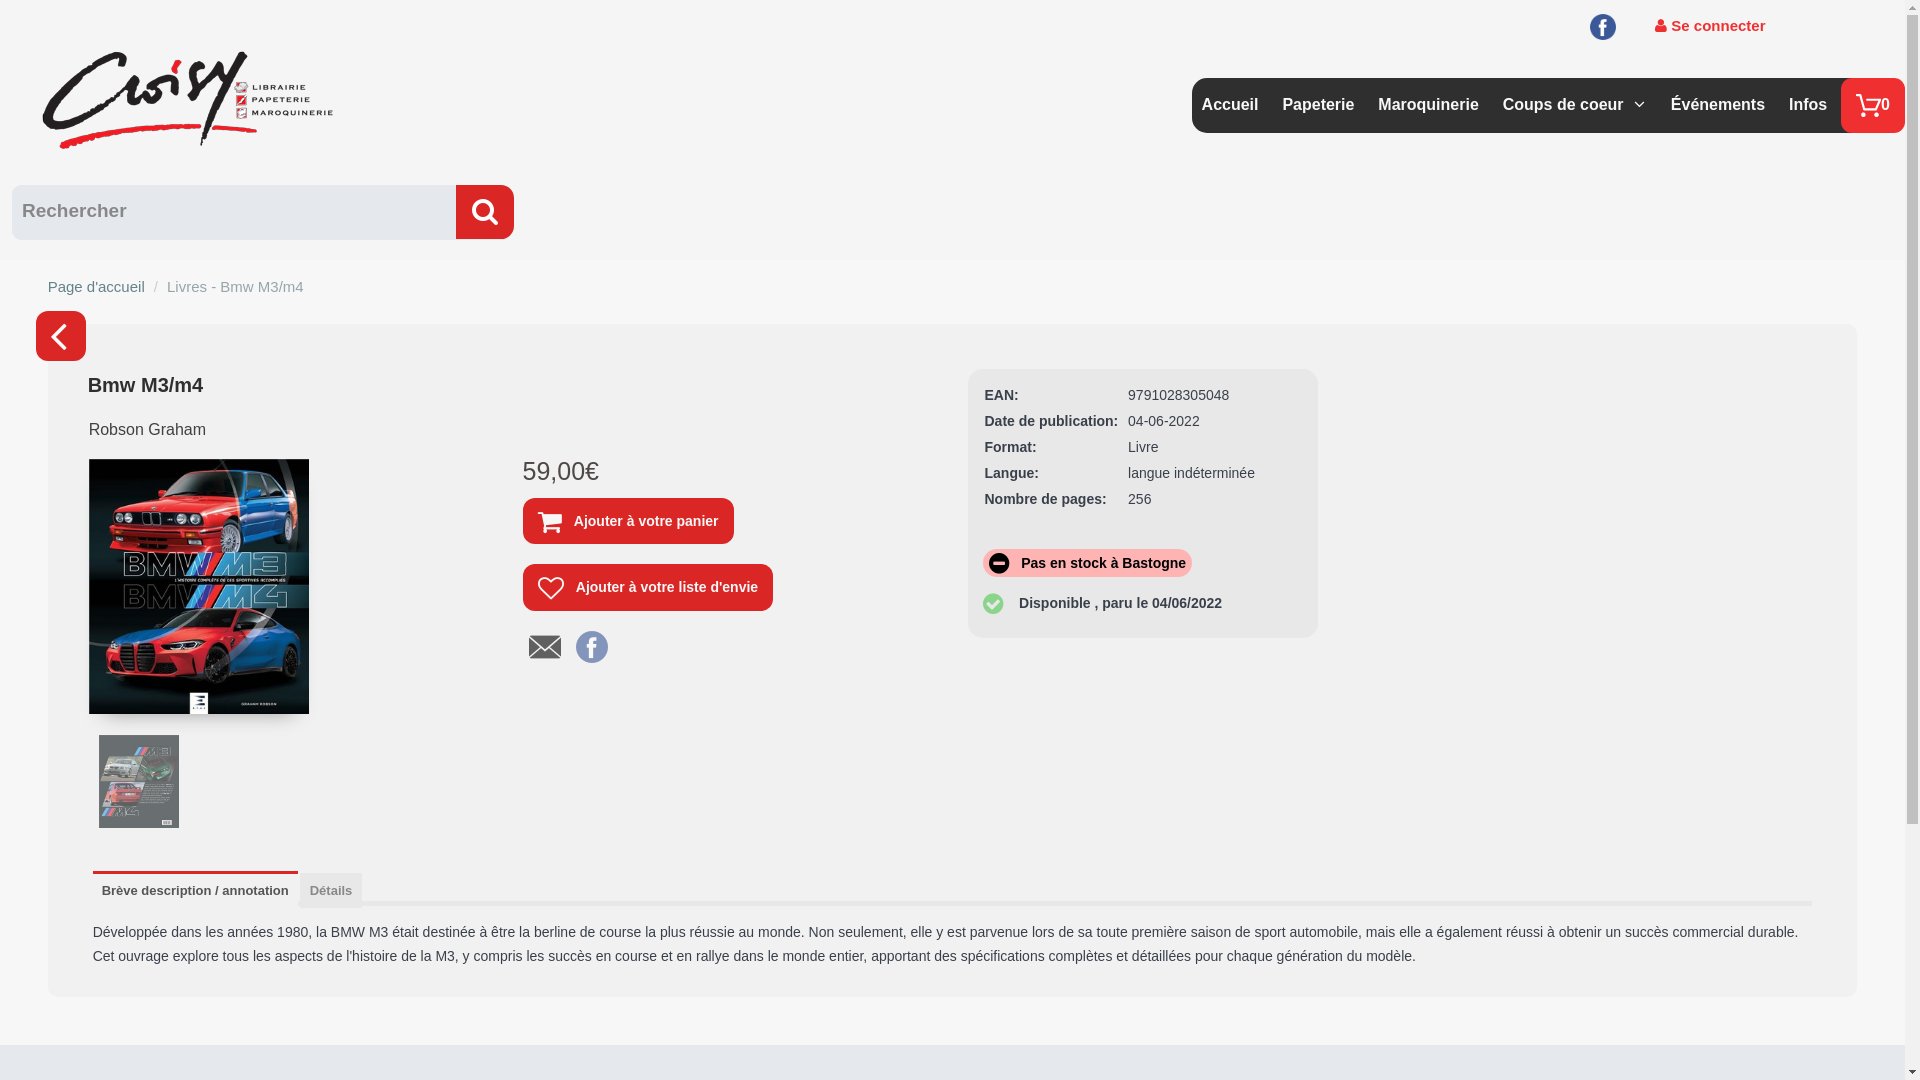  I want to click on 'Share via mail', so click(528, 644).